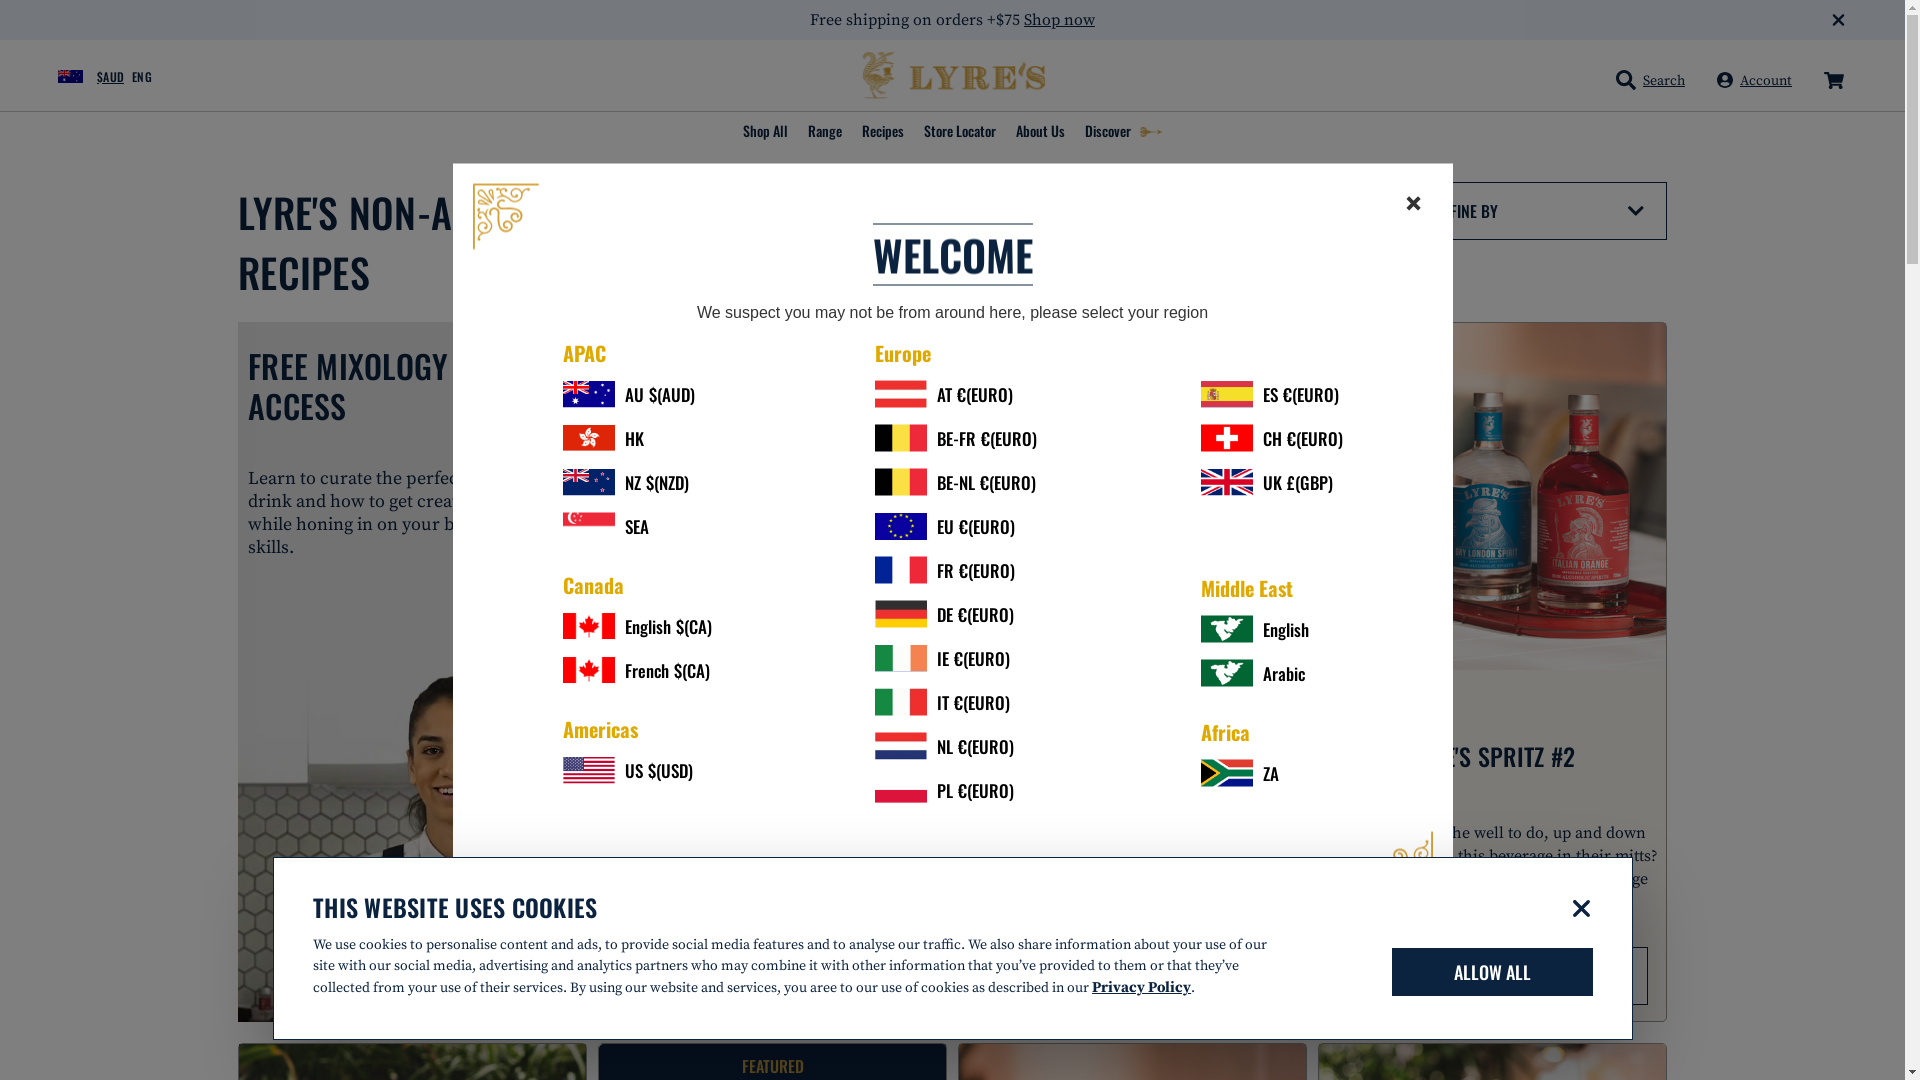 The image size is (1920, 1080). I want to click on 'US, so click(635, 768).